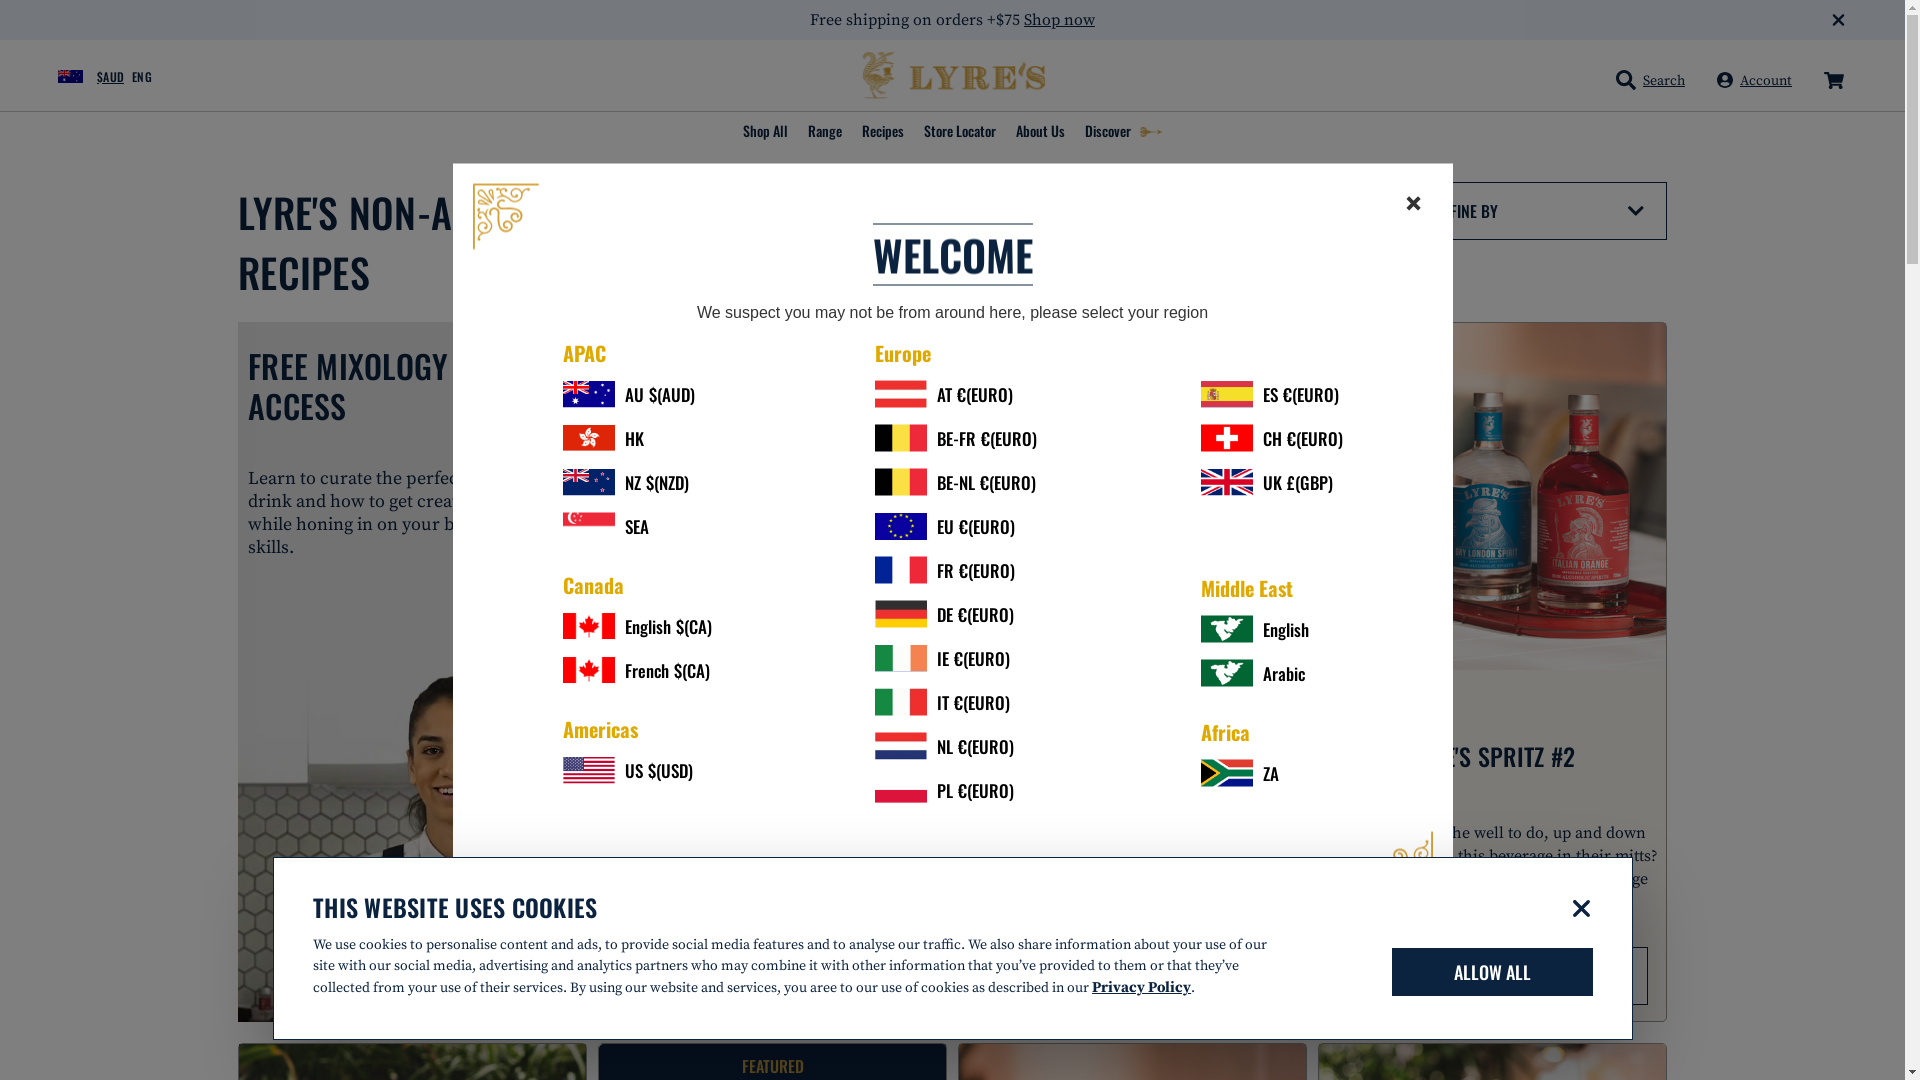 The image size is (1920, 1080). I want to click on 'US, so click(635, 768).